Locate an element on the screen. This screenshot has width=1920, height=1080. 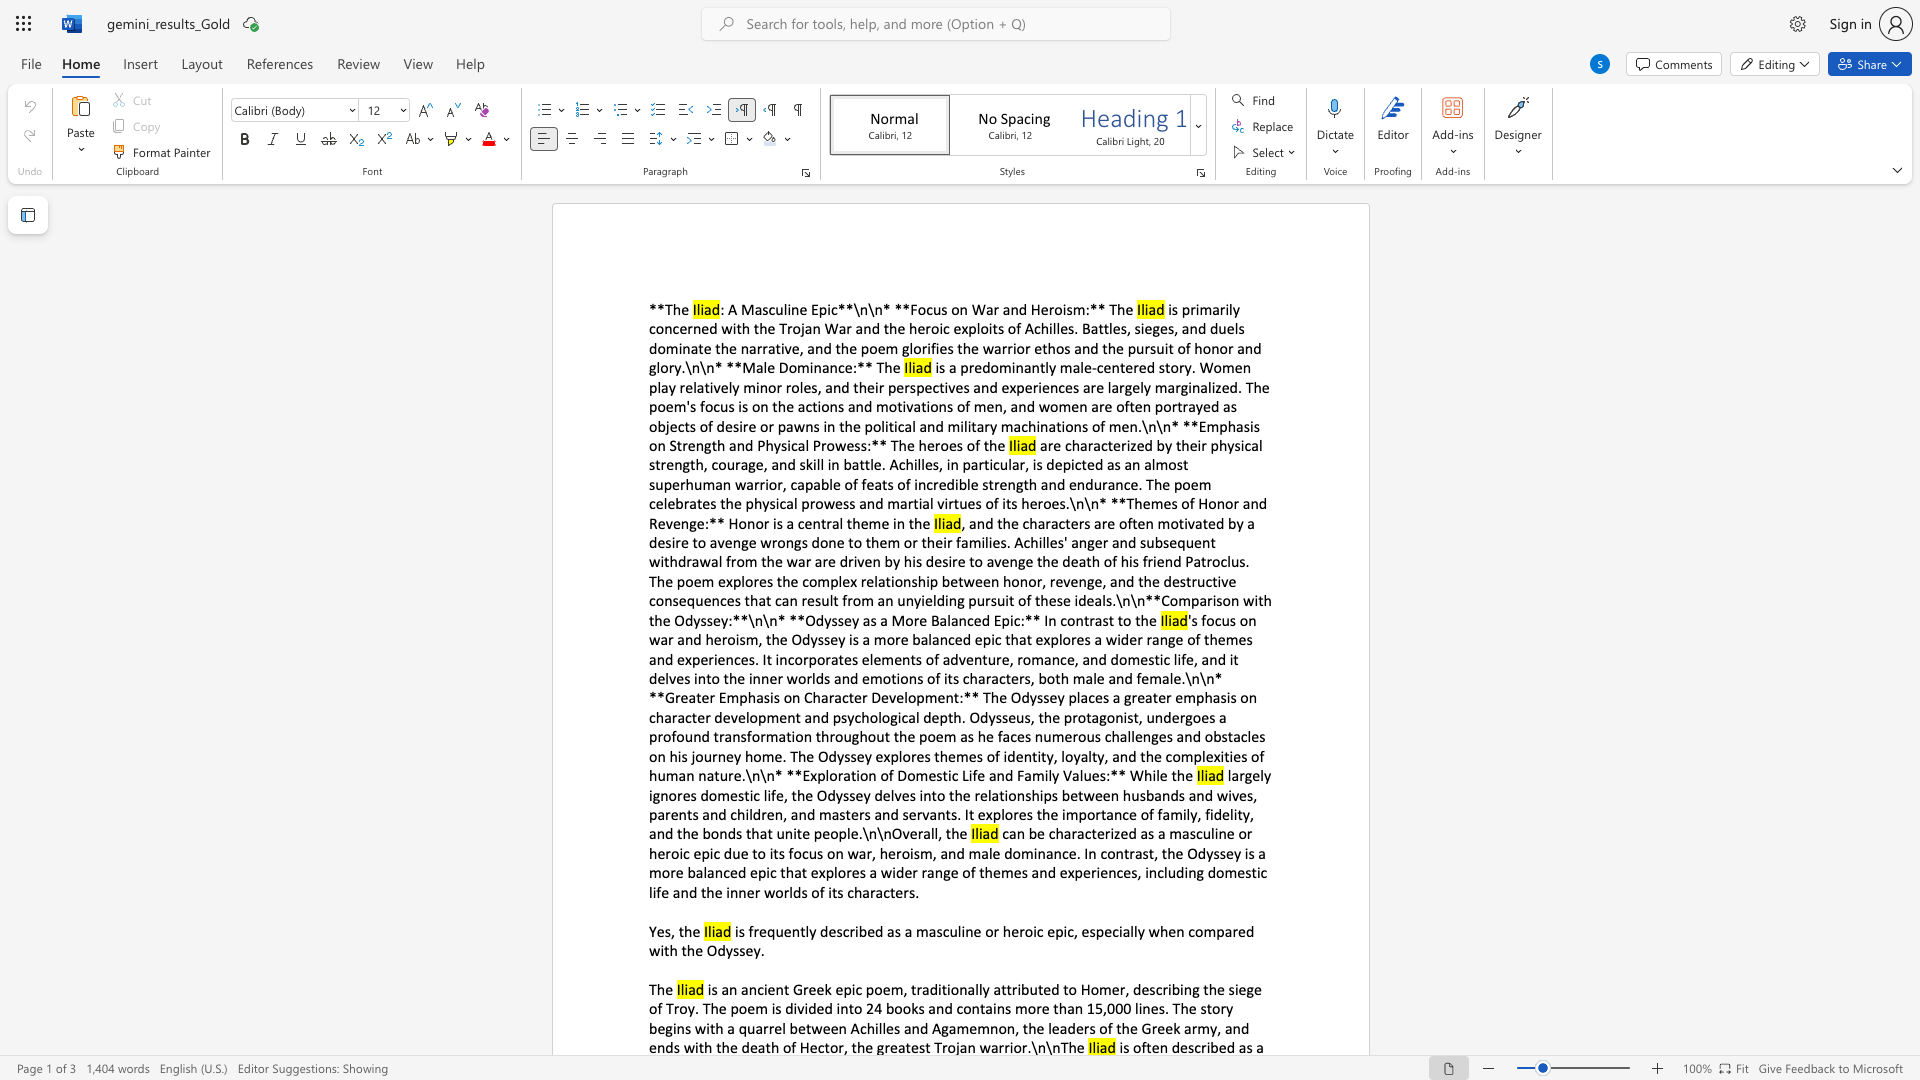
the subset text "The her" within the text "is a predominantly male-centered story. Women play relatively minor roles, and their perspectives and experiences are largely marginalized. The poem" is located at coordinates (889, 444).